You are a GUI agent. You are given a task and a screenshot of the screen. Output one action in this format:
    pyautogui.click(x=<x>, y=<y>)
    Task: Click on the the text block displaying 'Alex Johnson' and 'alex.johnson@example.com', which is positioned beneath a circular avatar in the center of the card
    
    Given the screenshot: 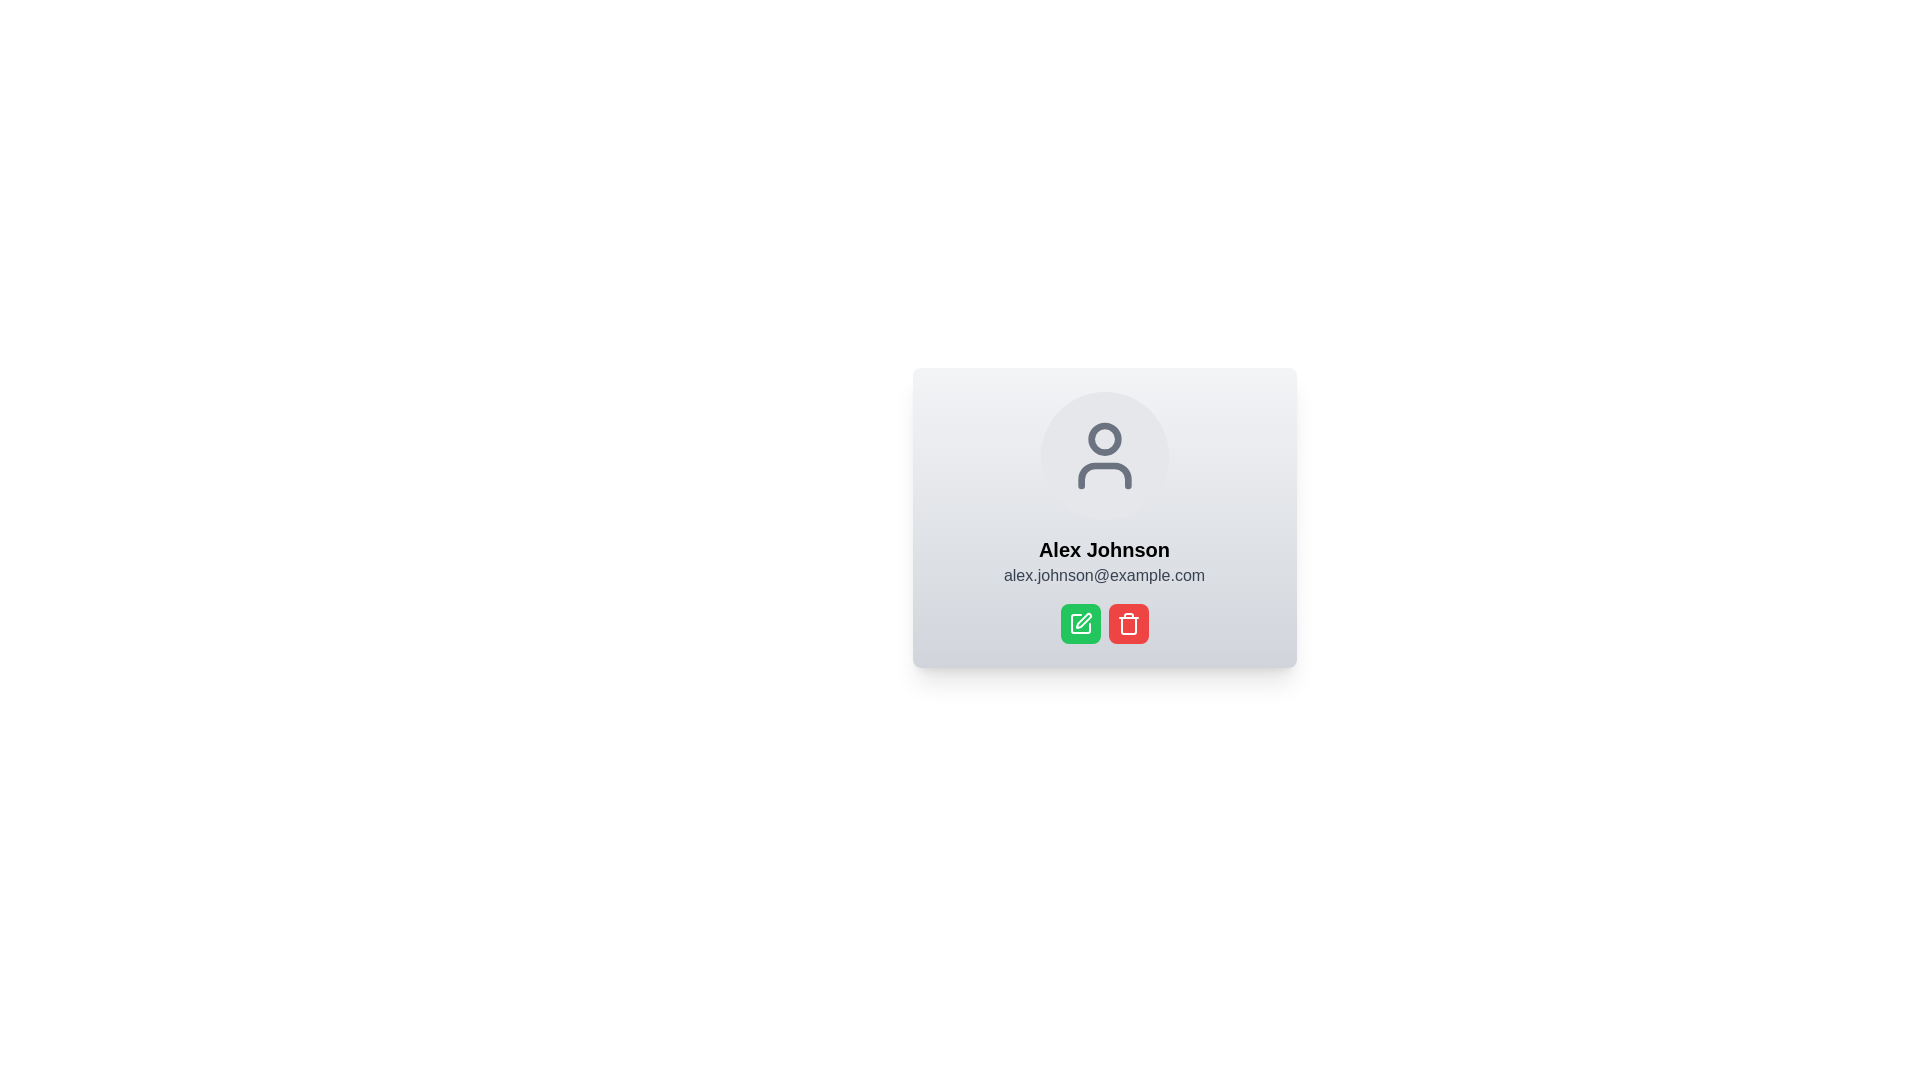 What is the action you would take?
    pyautogui.click(x=1103, y=562)
    